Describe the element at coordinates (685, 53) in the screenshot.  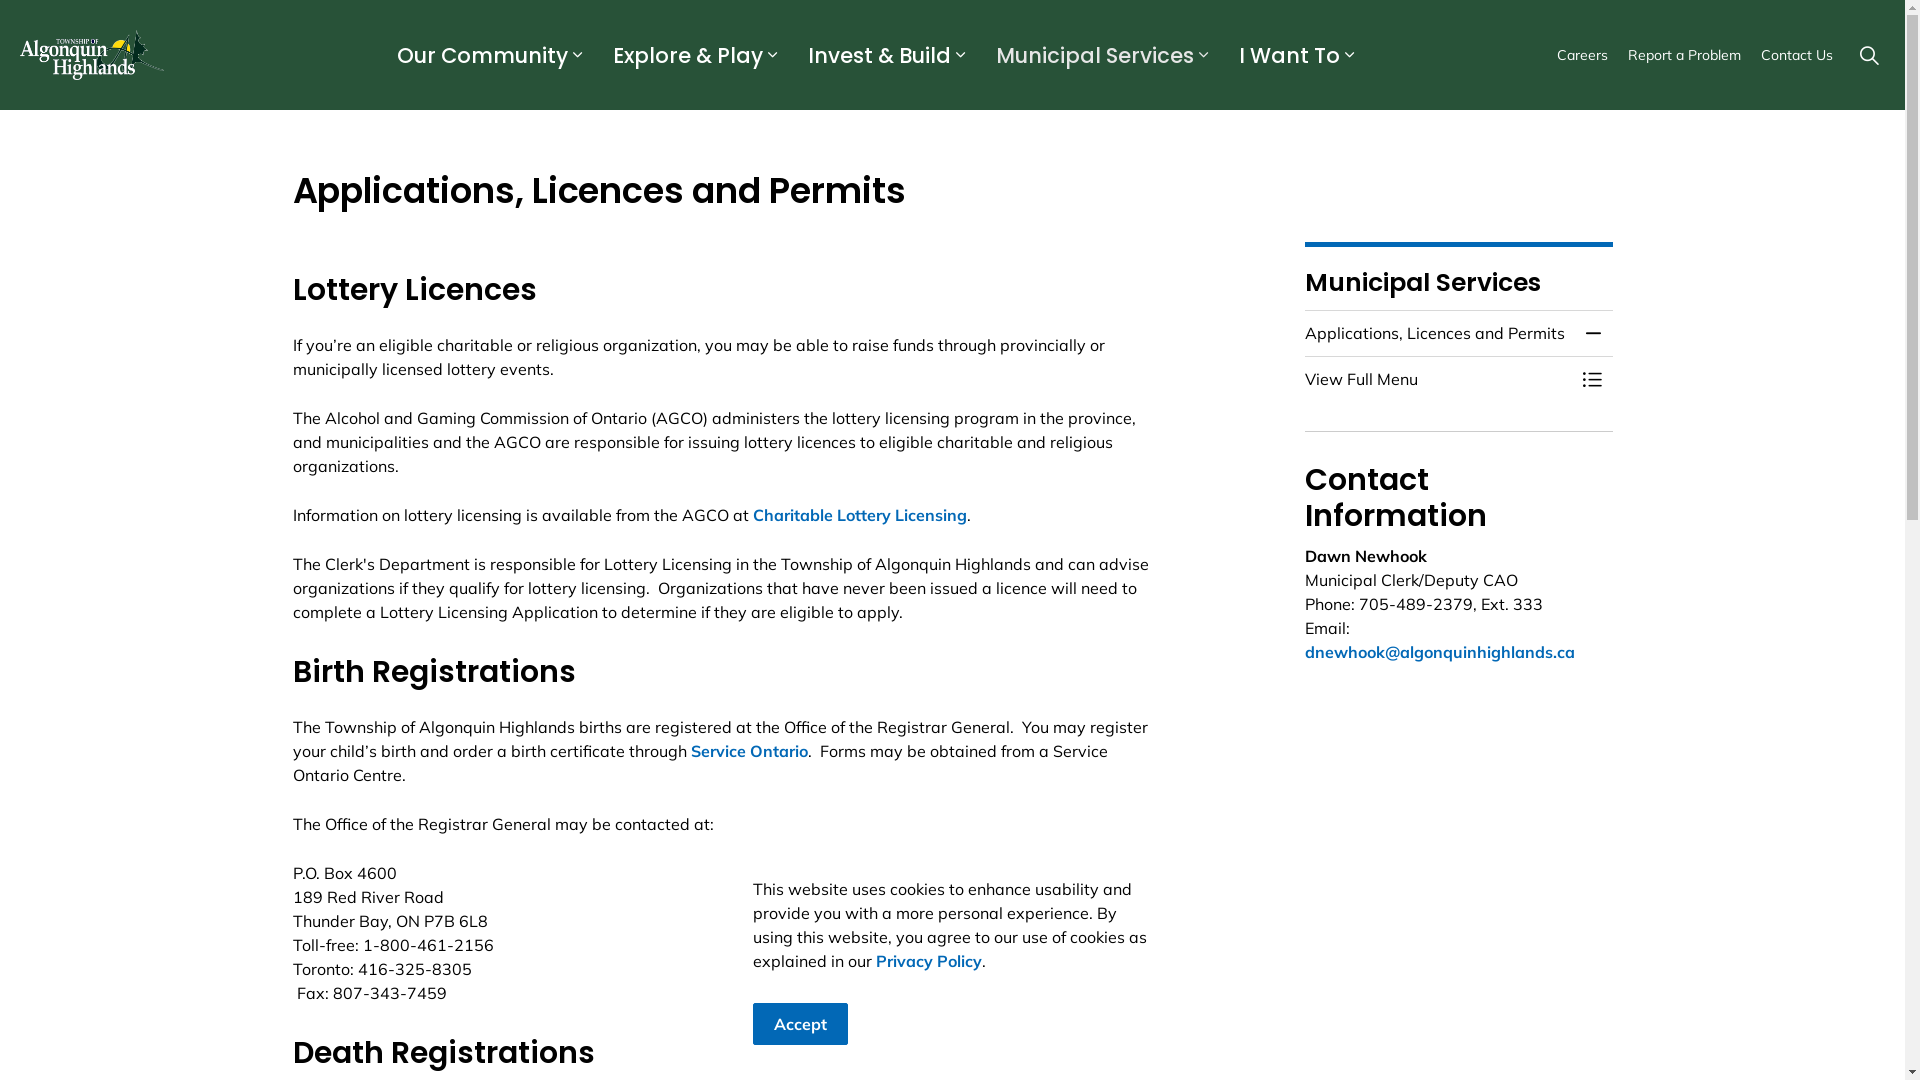
I see `'Explore & Play'` at that location.